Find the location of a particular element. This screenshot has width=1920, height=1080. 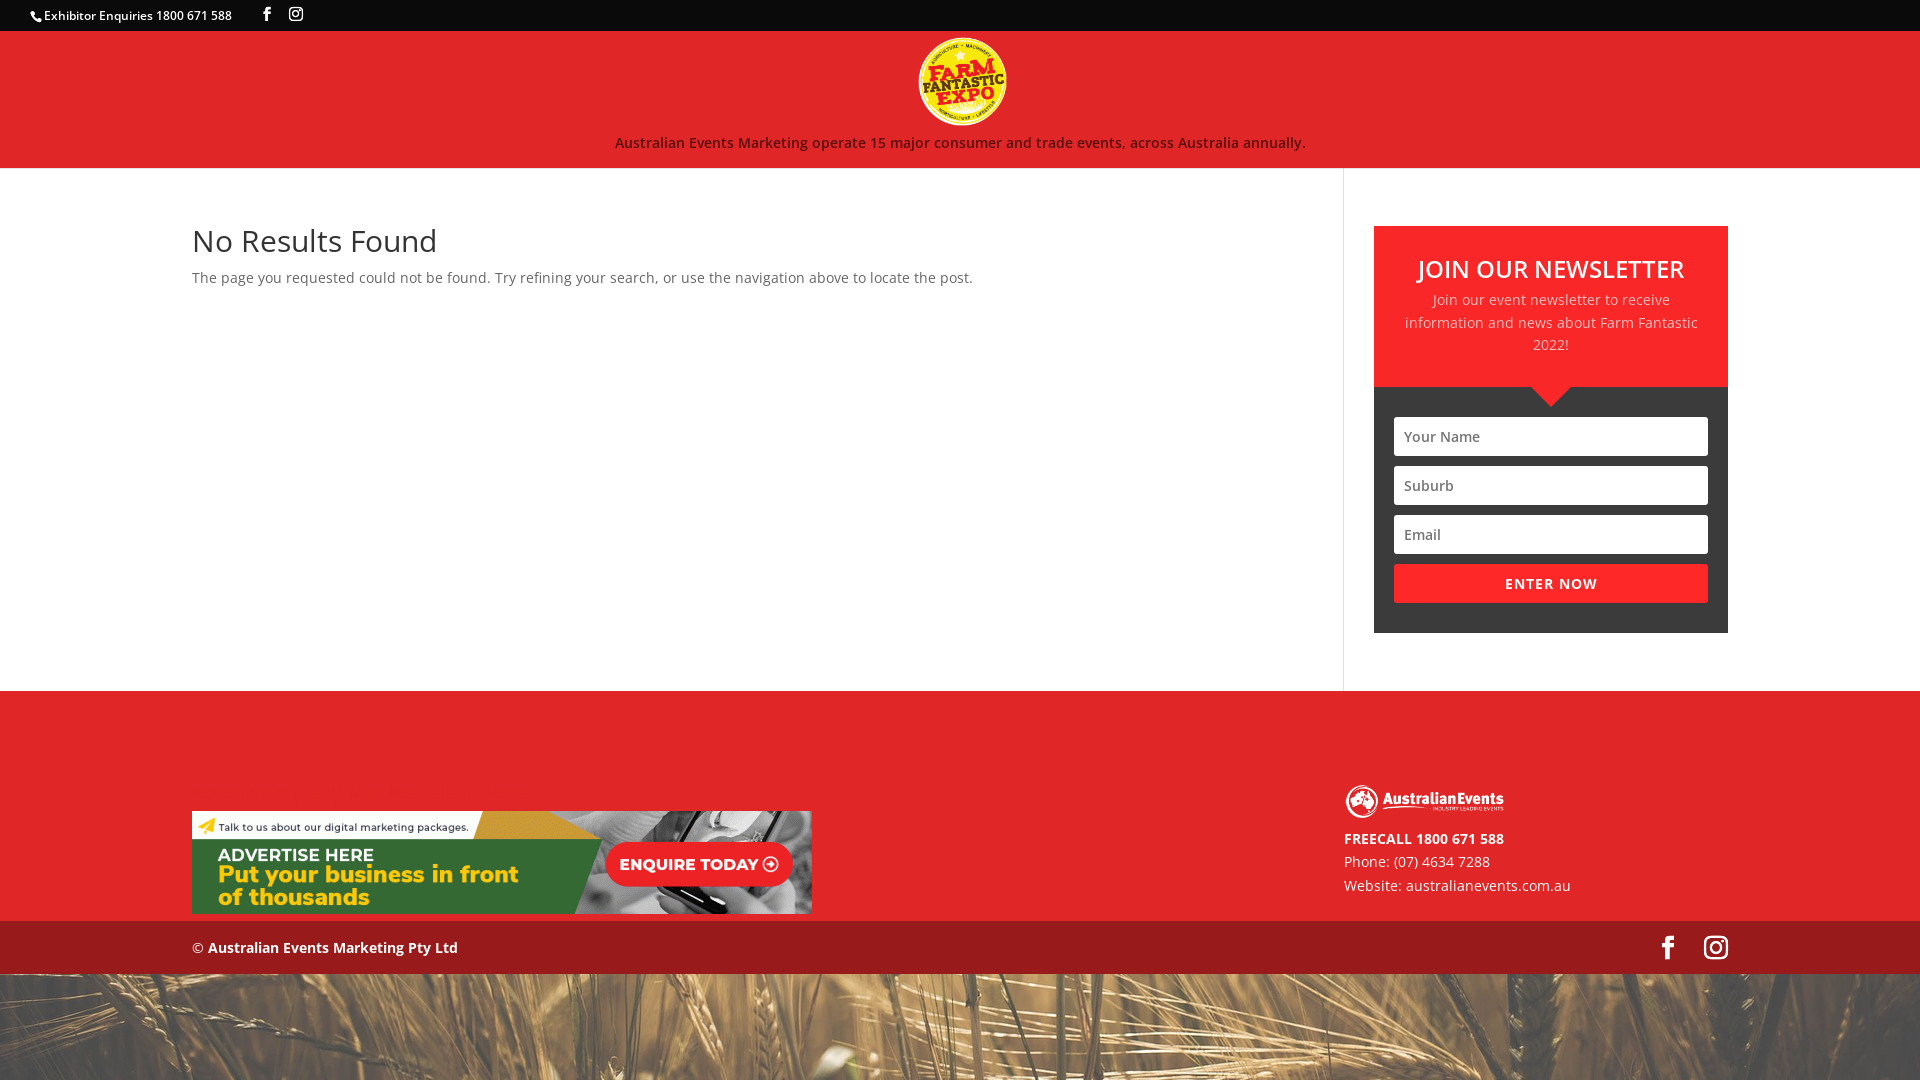

'Australian Events Marketing Pty Ltd' is located at coordinates (332, 946).